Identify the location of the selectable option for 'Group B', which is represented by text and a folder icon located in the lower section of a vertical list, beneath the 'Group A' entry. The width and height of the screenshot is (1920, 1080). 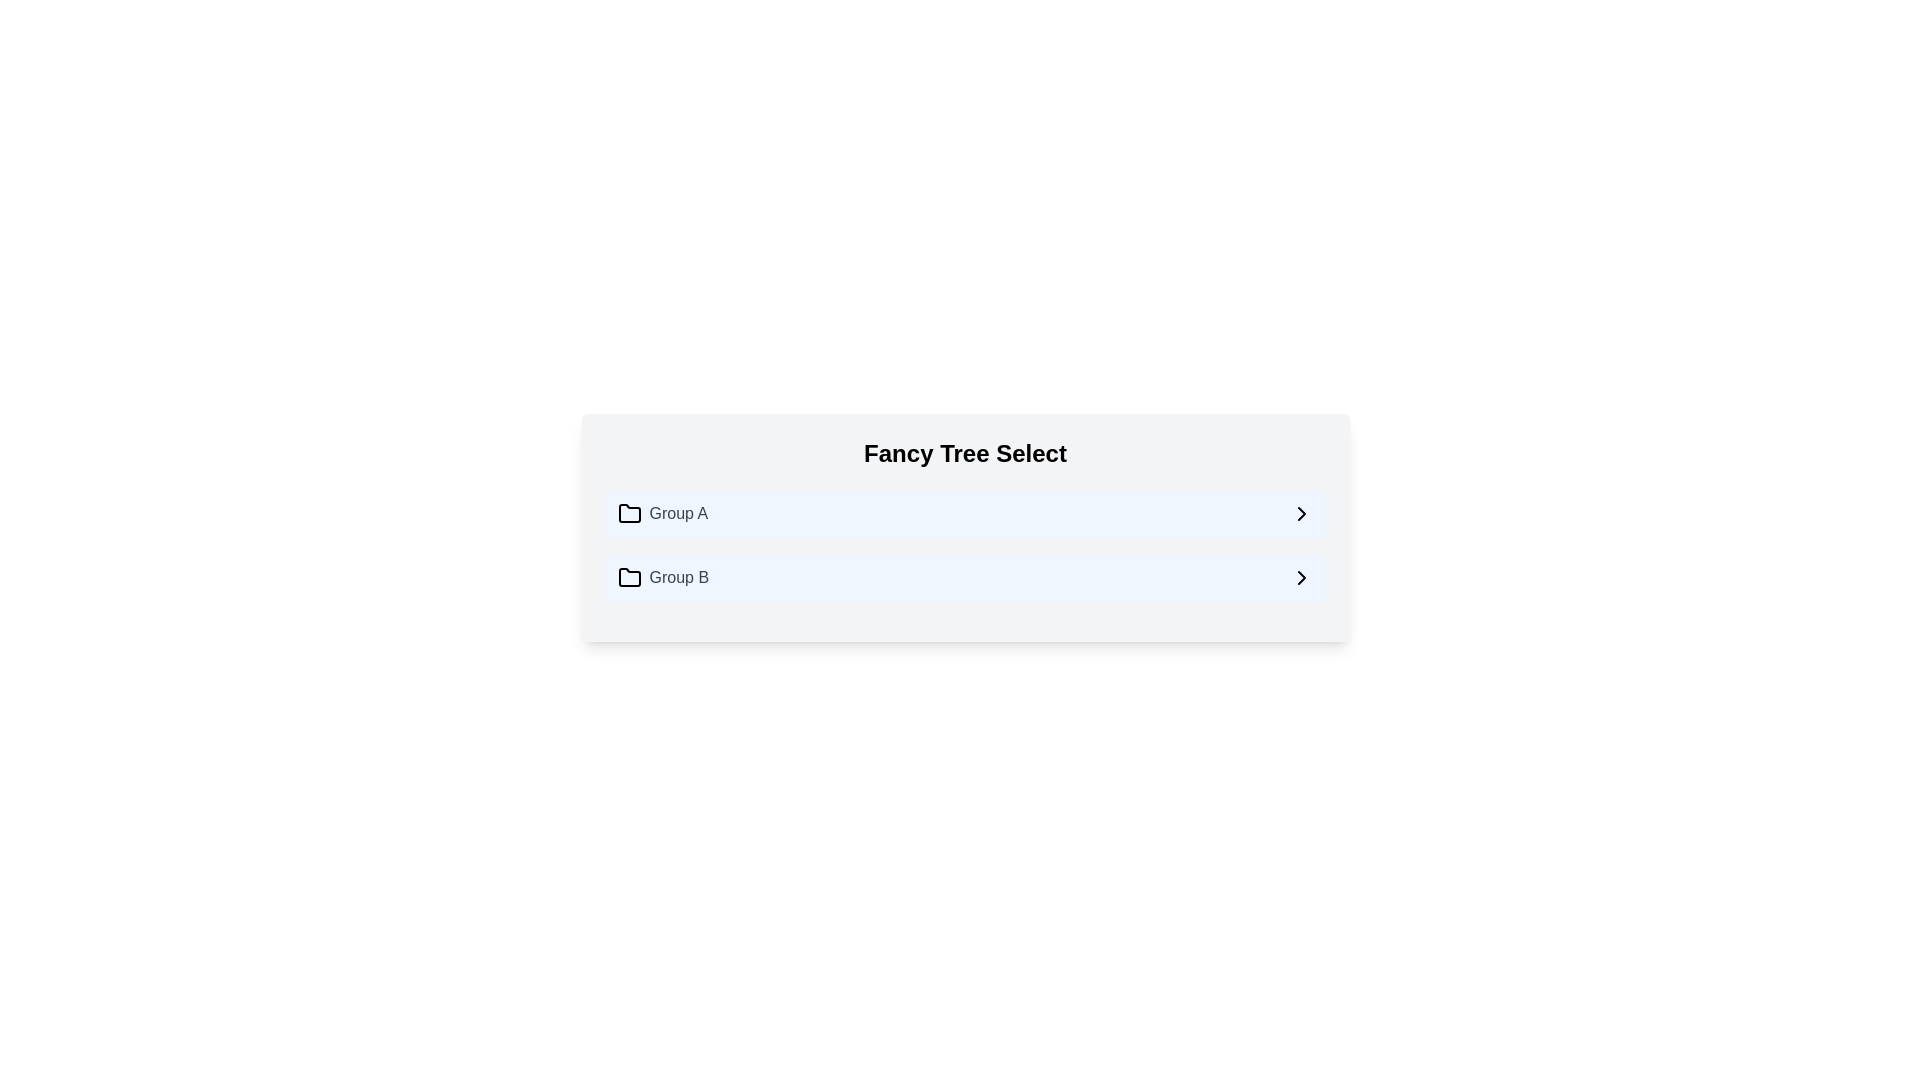
(663, 578).